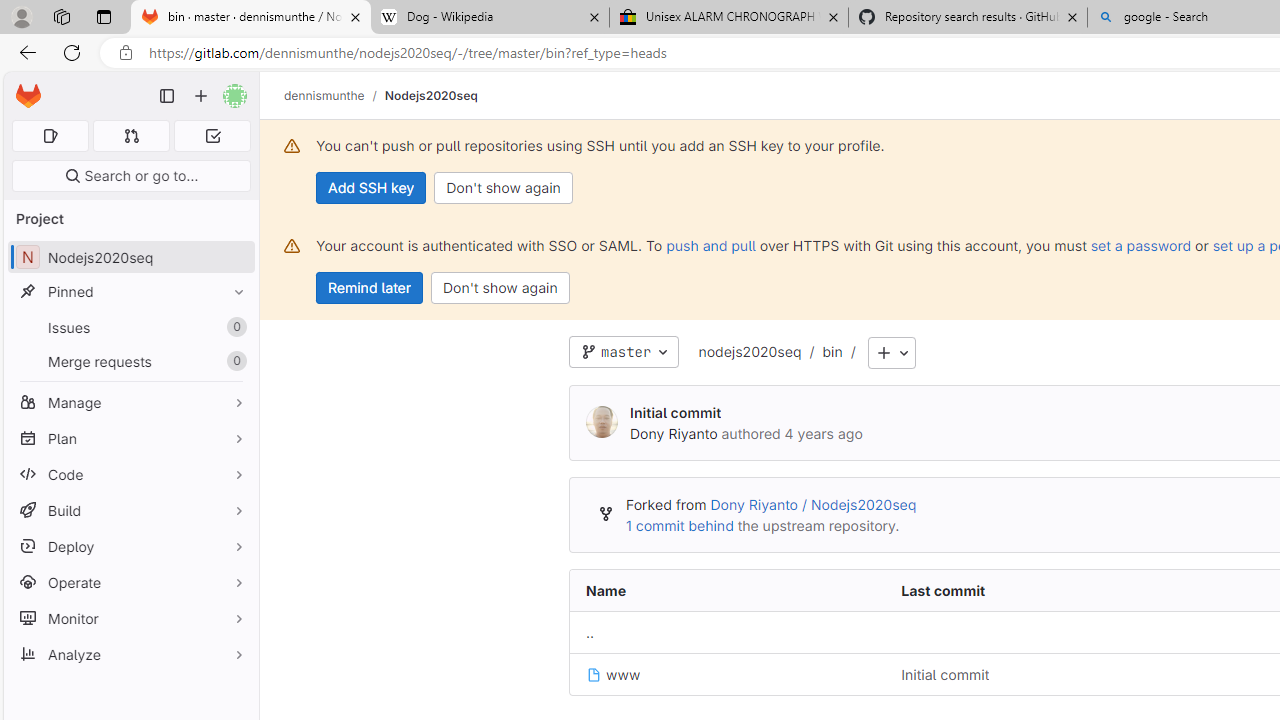 The image size is (1280, 720). Describe the element at coordinates (813, 504) in the screenshot. I see `'Dony Riyanto / Nodejs2020seq'` at that location.